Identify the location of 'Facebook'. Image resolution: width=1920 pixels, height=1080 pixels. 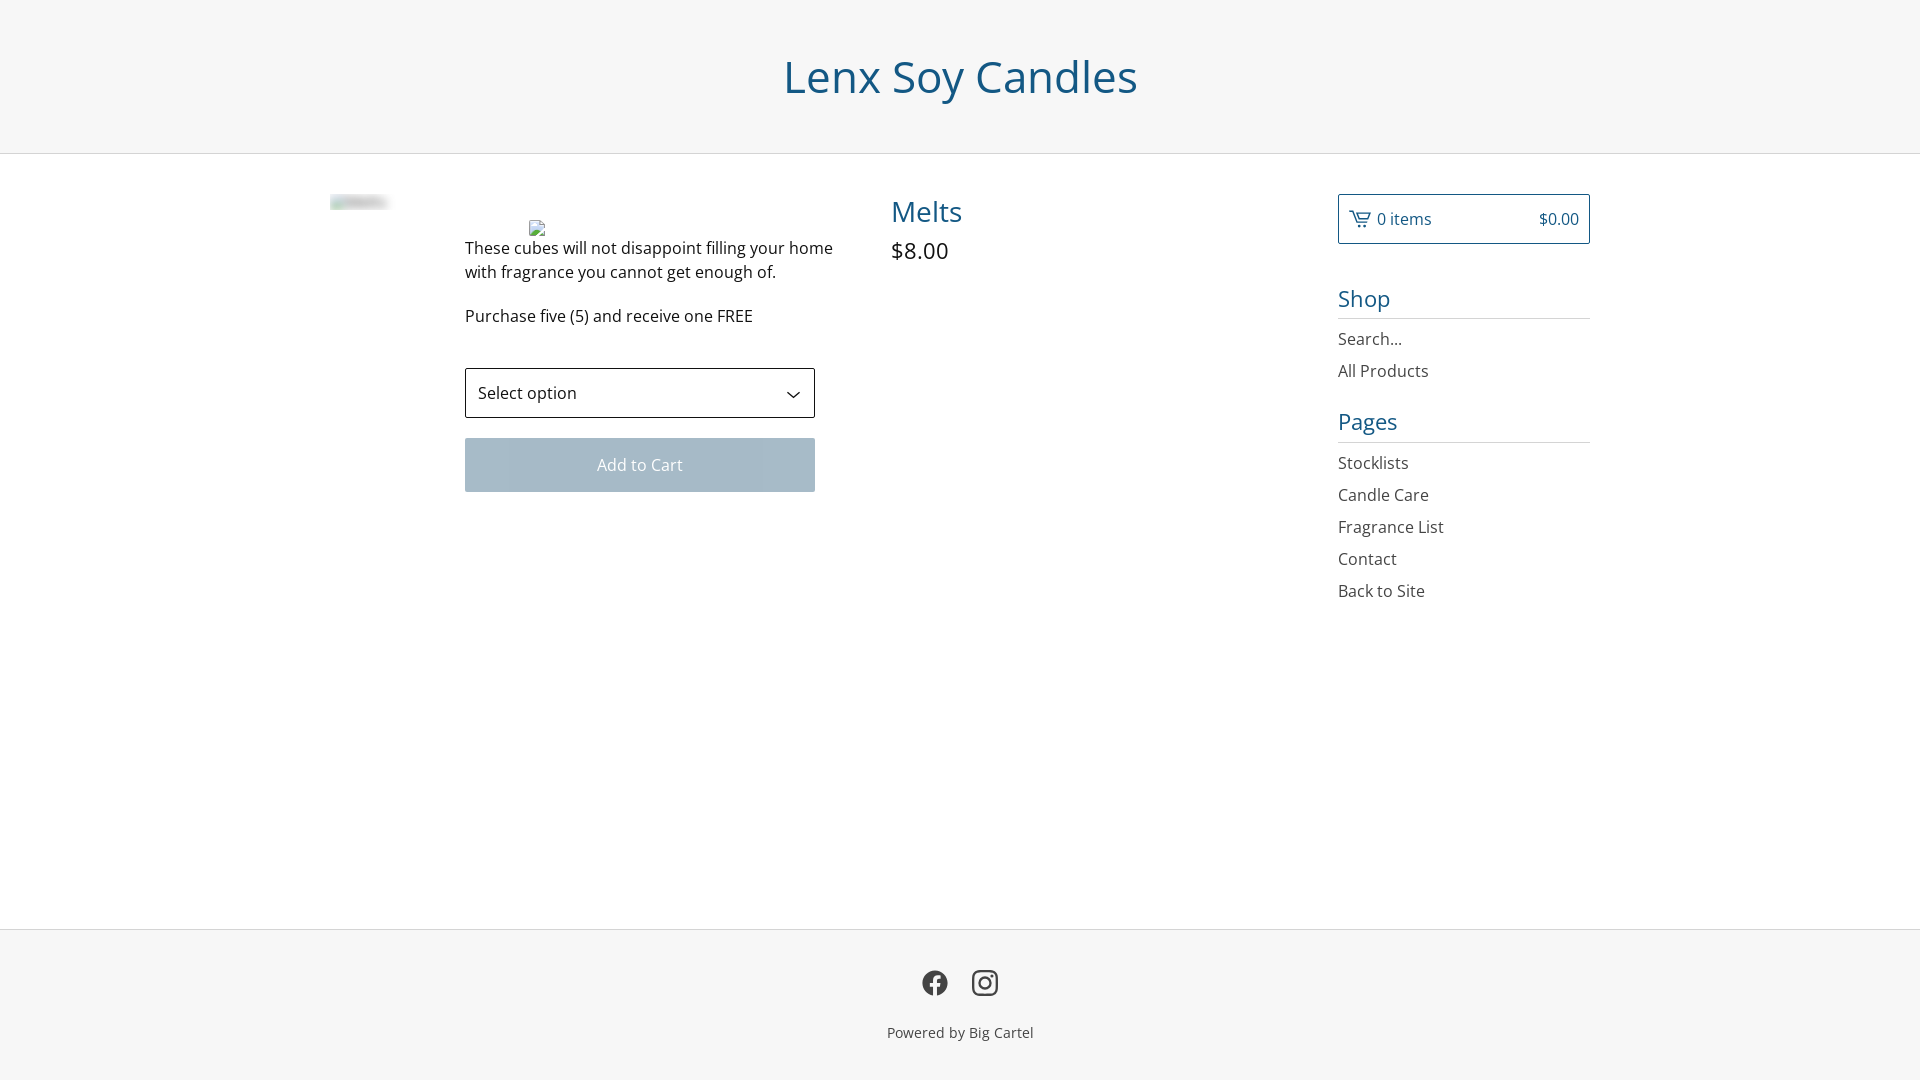
(934, 982).